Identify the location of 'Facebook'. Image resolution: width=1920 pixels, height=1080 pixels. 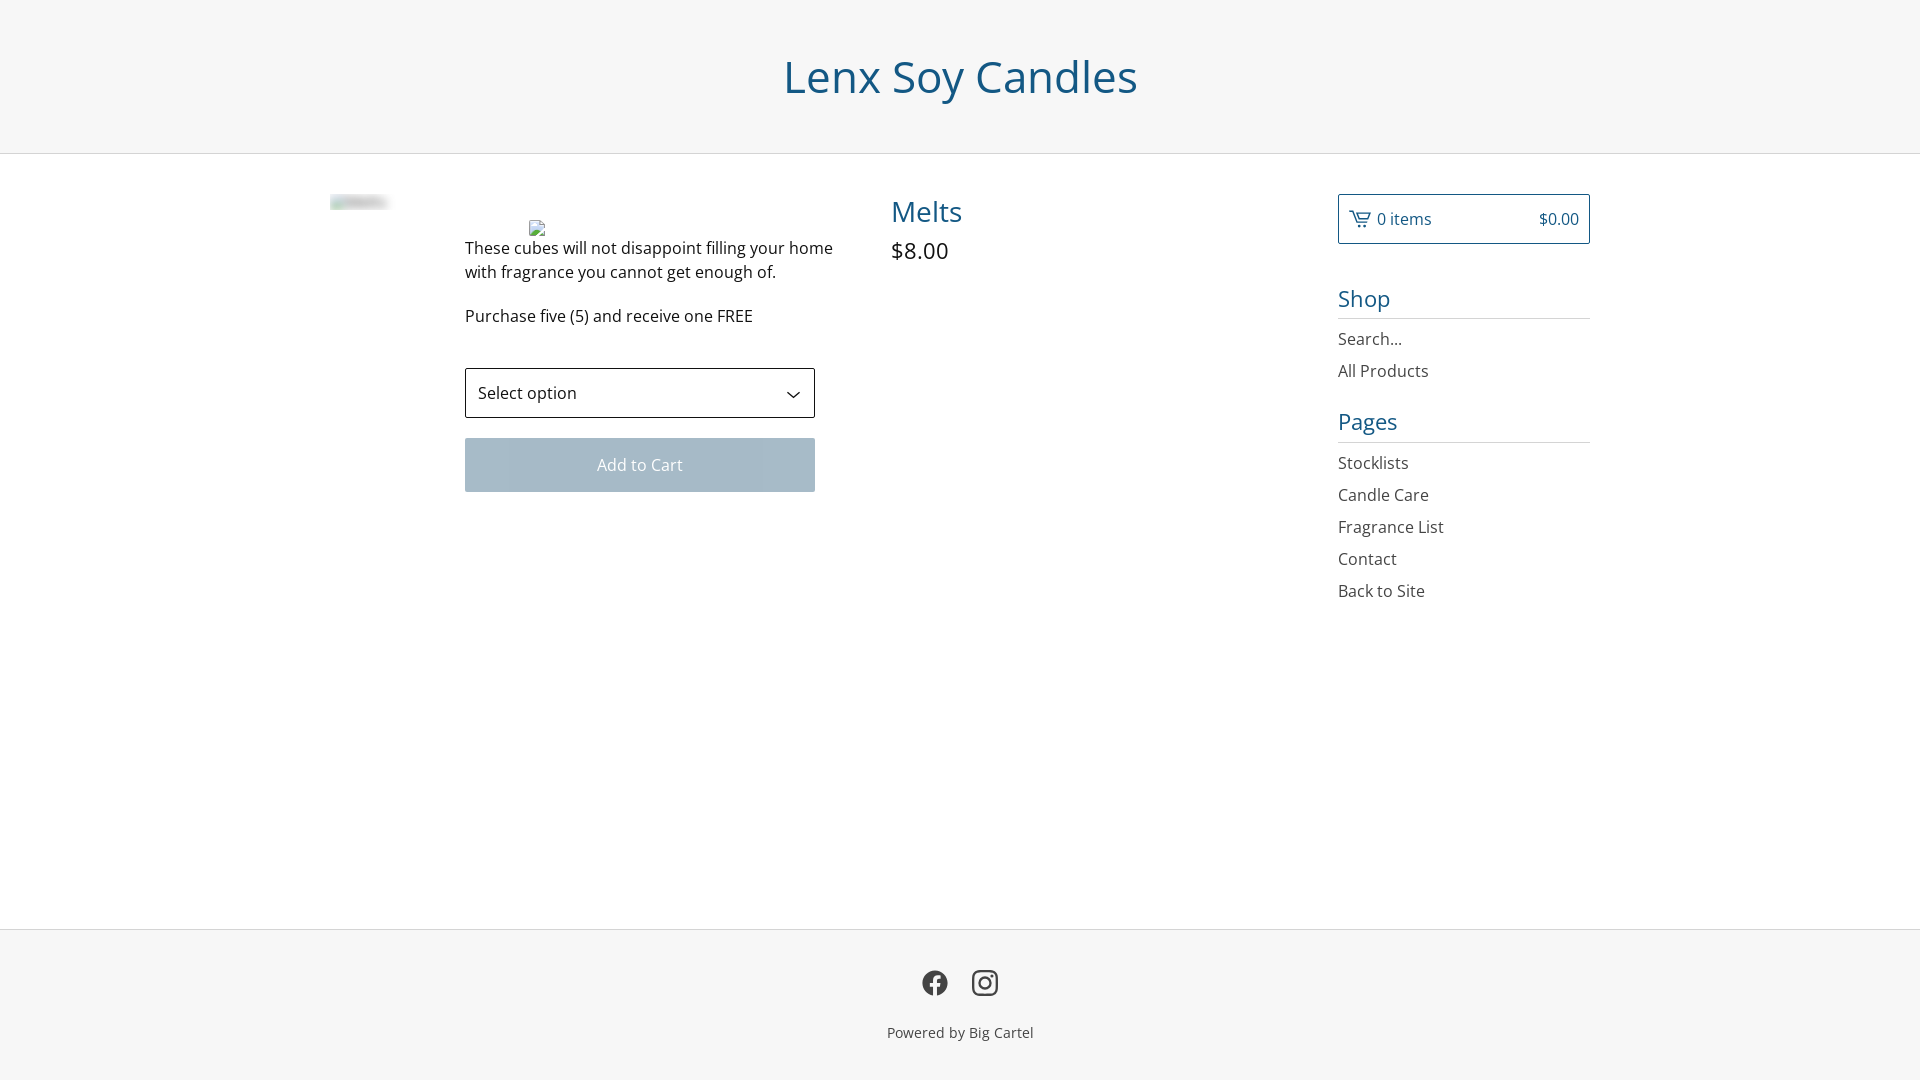
(934, 982).